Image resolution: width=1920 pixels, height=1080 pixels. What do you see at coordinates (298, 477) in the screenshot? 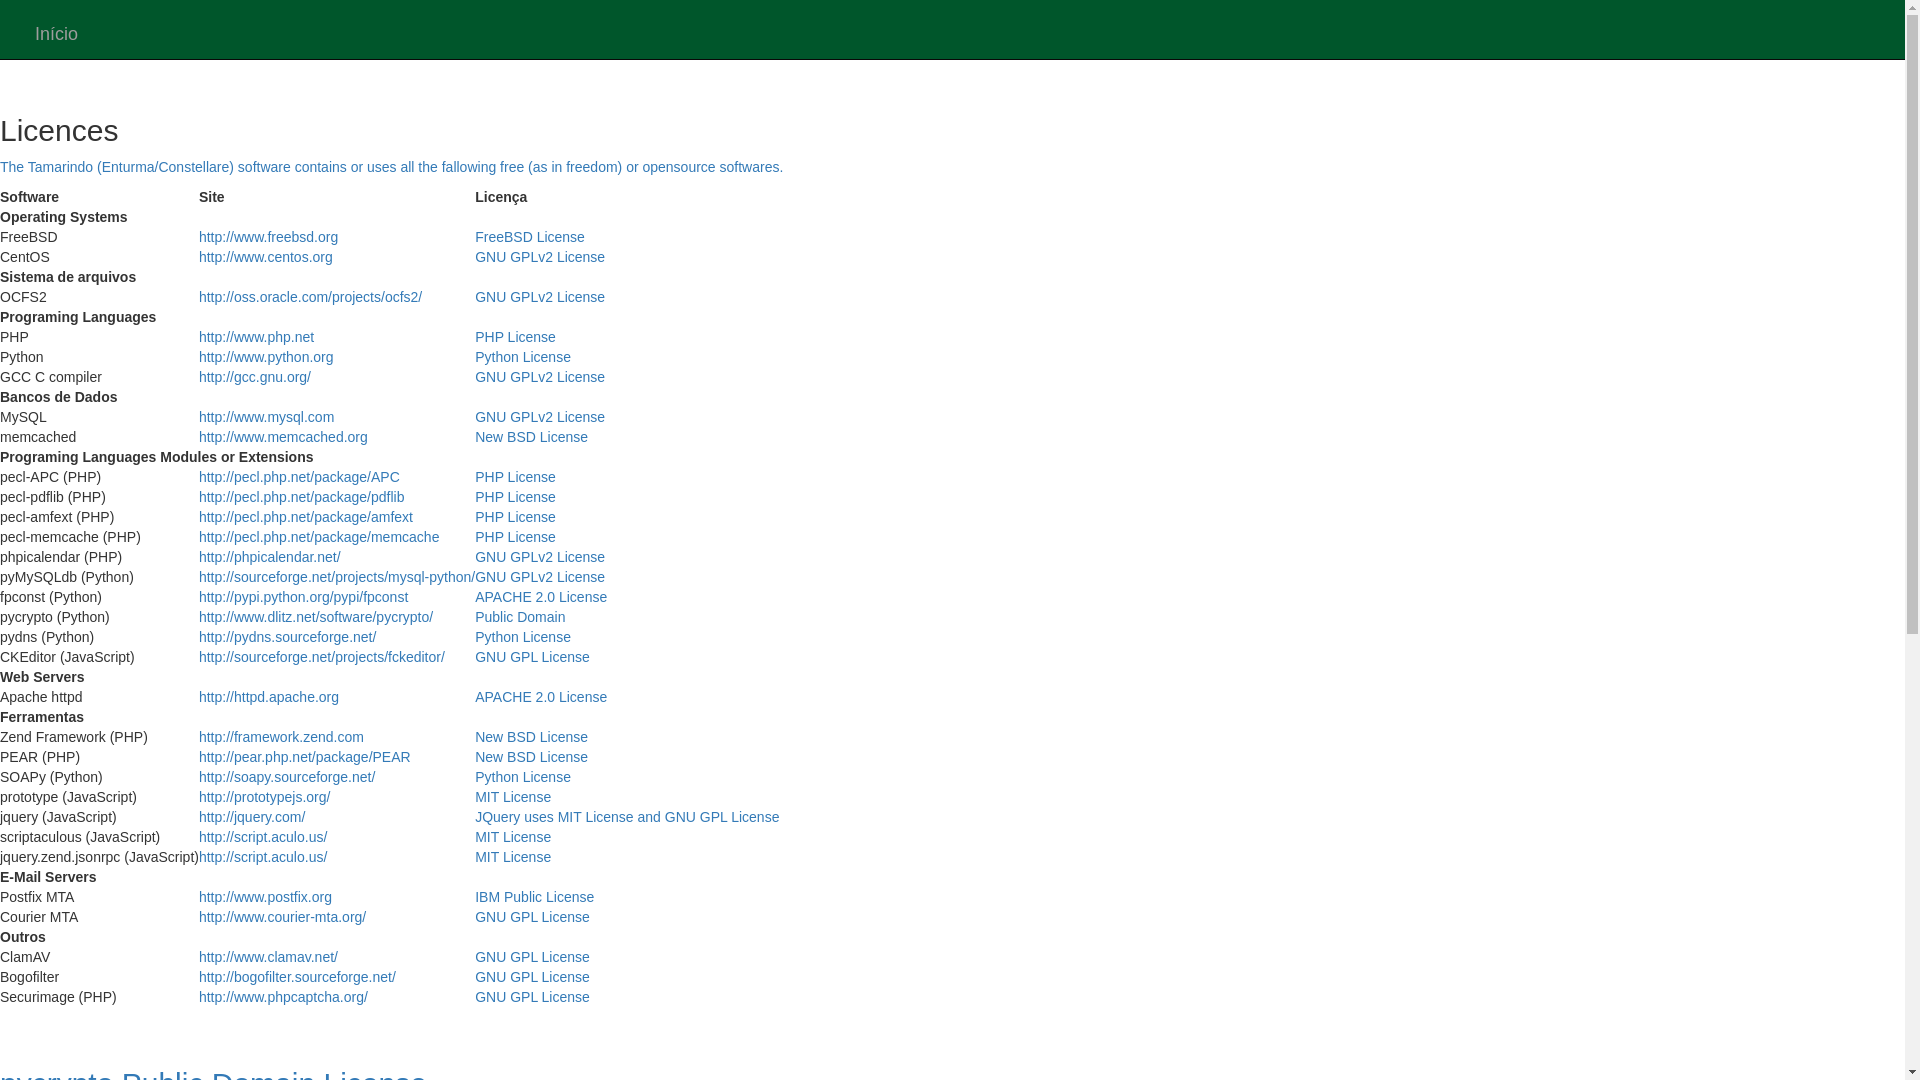
I see `'http://pecl.php.net/package/APC'` at bounding box center [298, 477].